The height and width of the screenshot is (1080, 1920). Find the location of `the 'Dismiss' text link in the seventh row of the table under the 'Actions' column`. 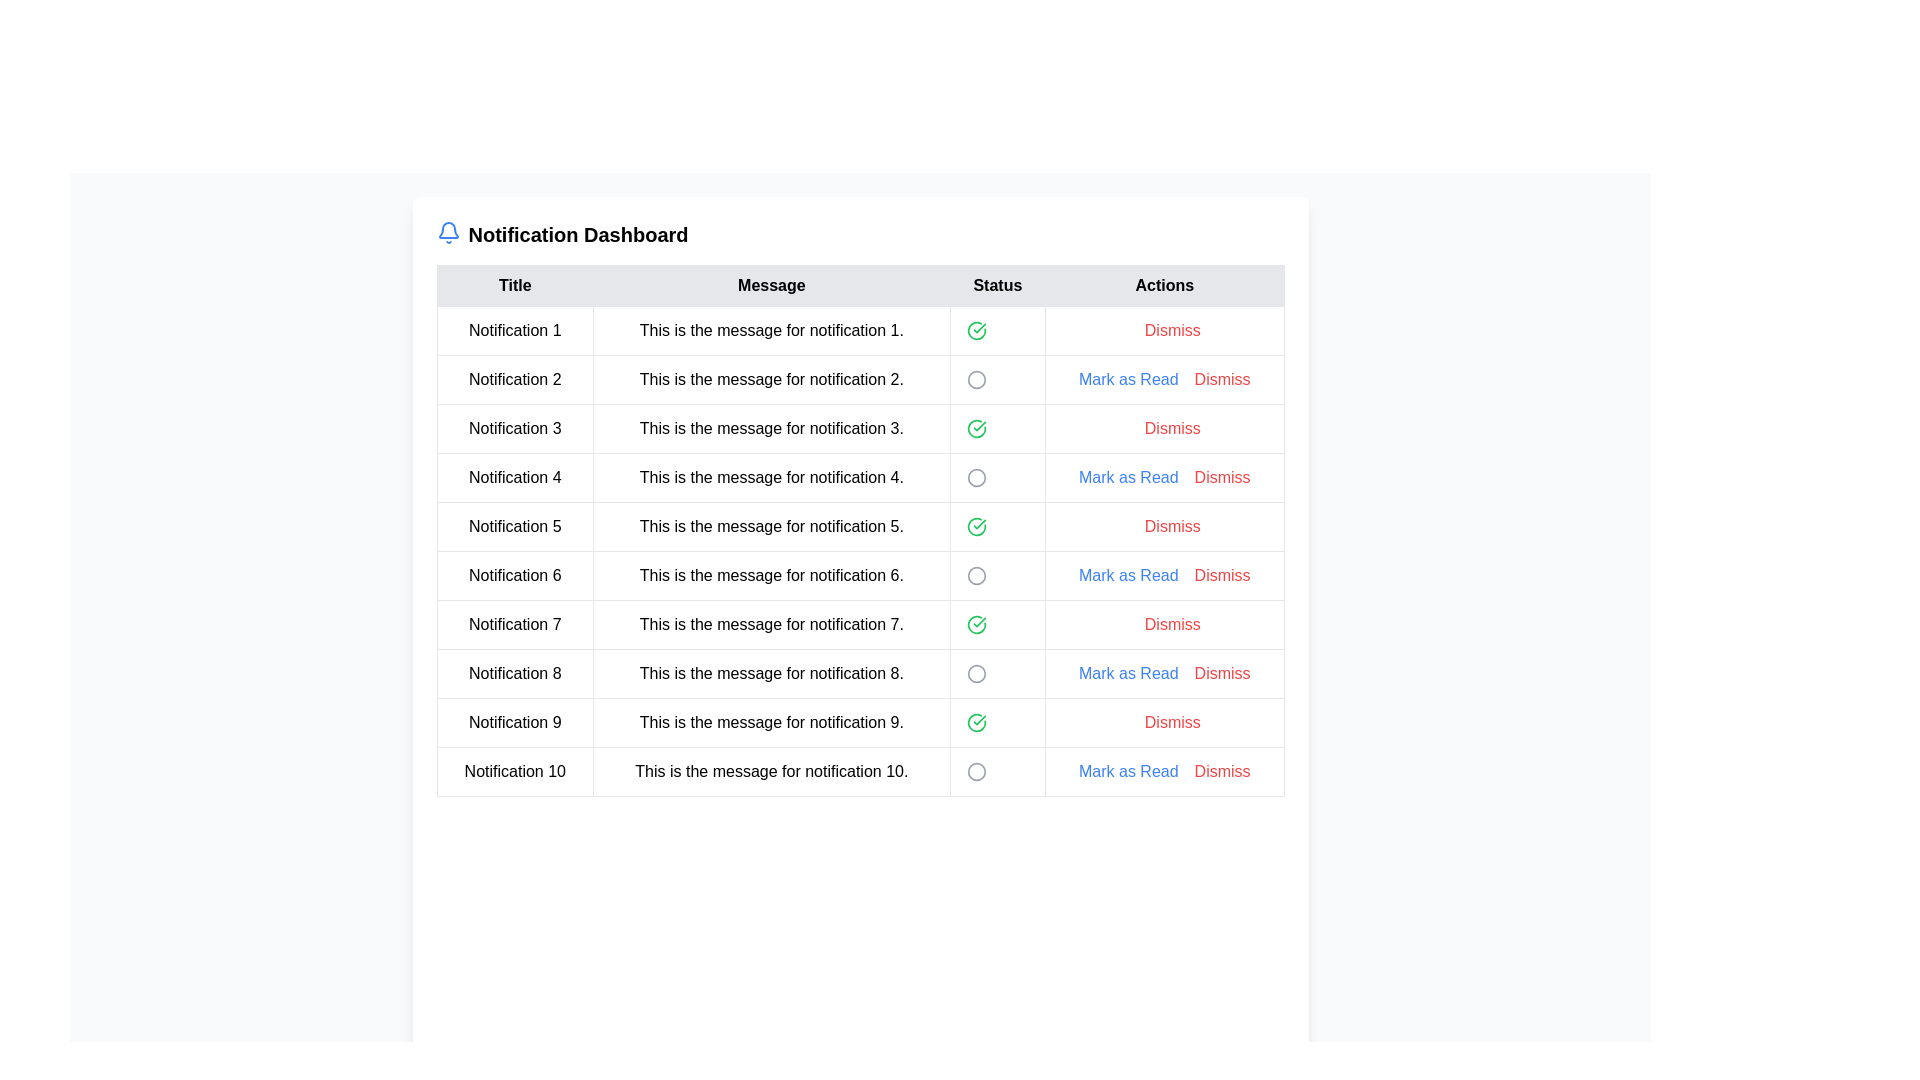

the 'Dismiss' text link in the seventh row of the table under the 'Actions' column is located at coordinates (1172, 623).